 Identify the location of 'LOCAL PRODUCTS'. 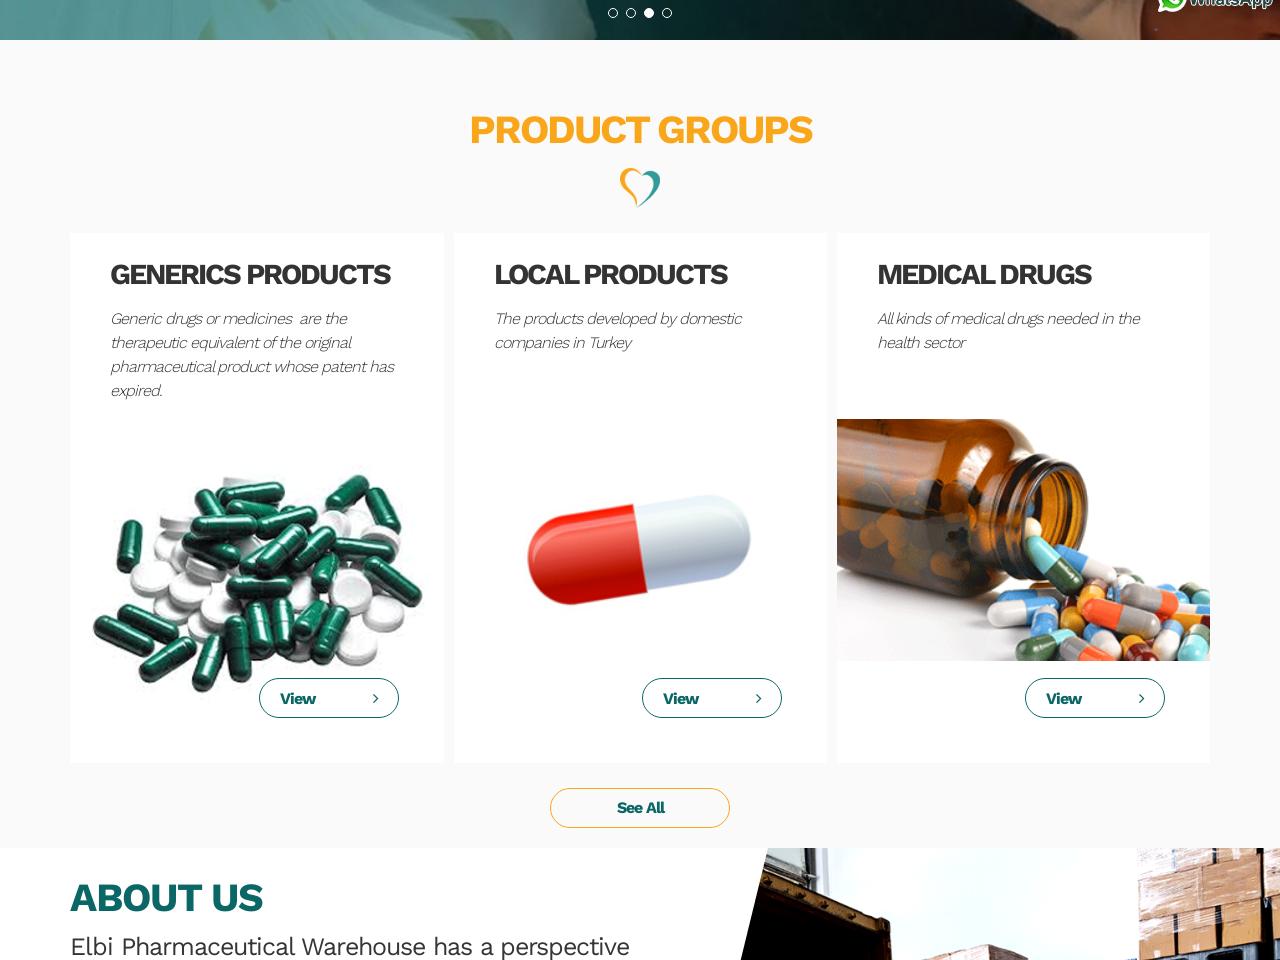
(608, 272).